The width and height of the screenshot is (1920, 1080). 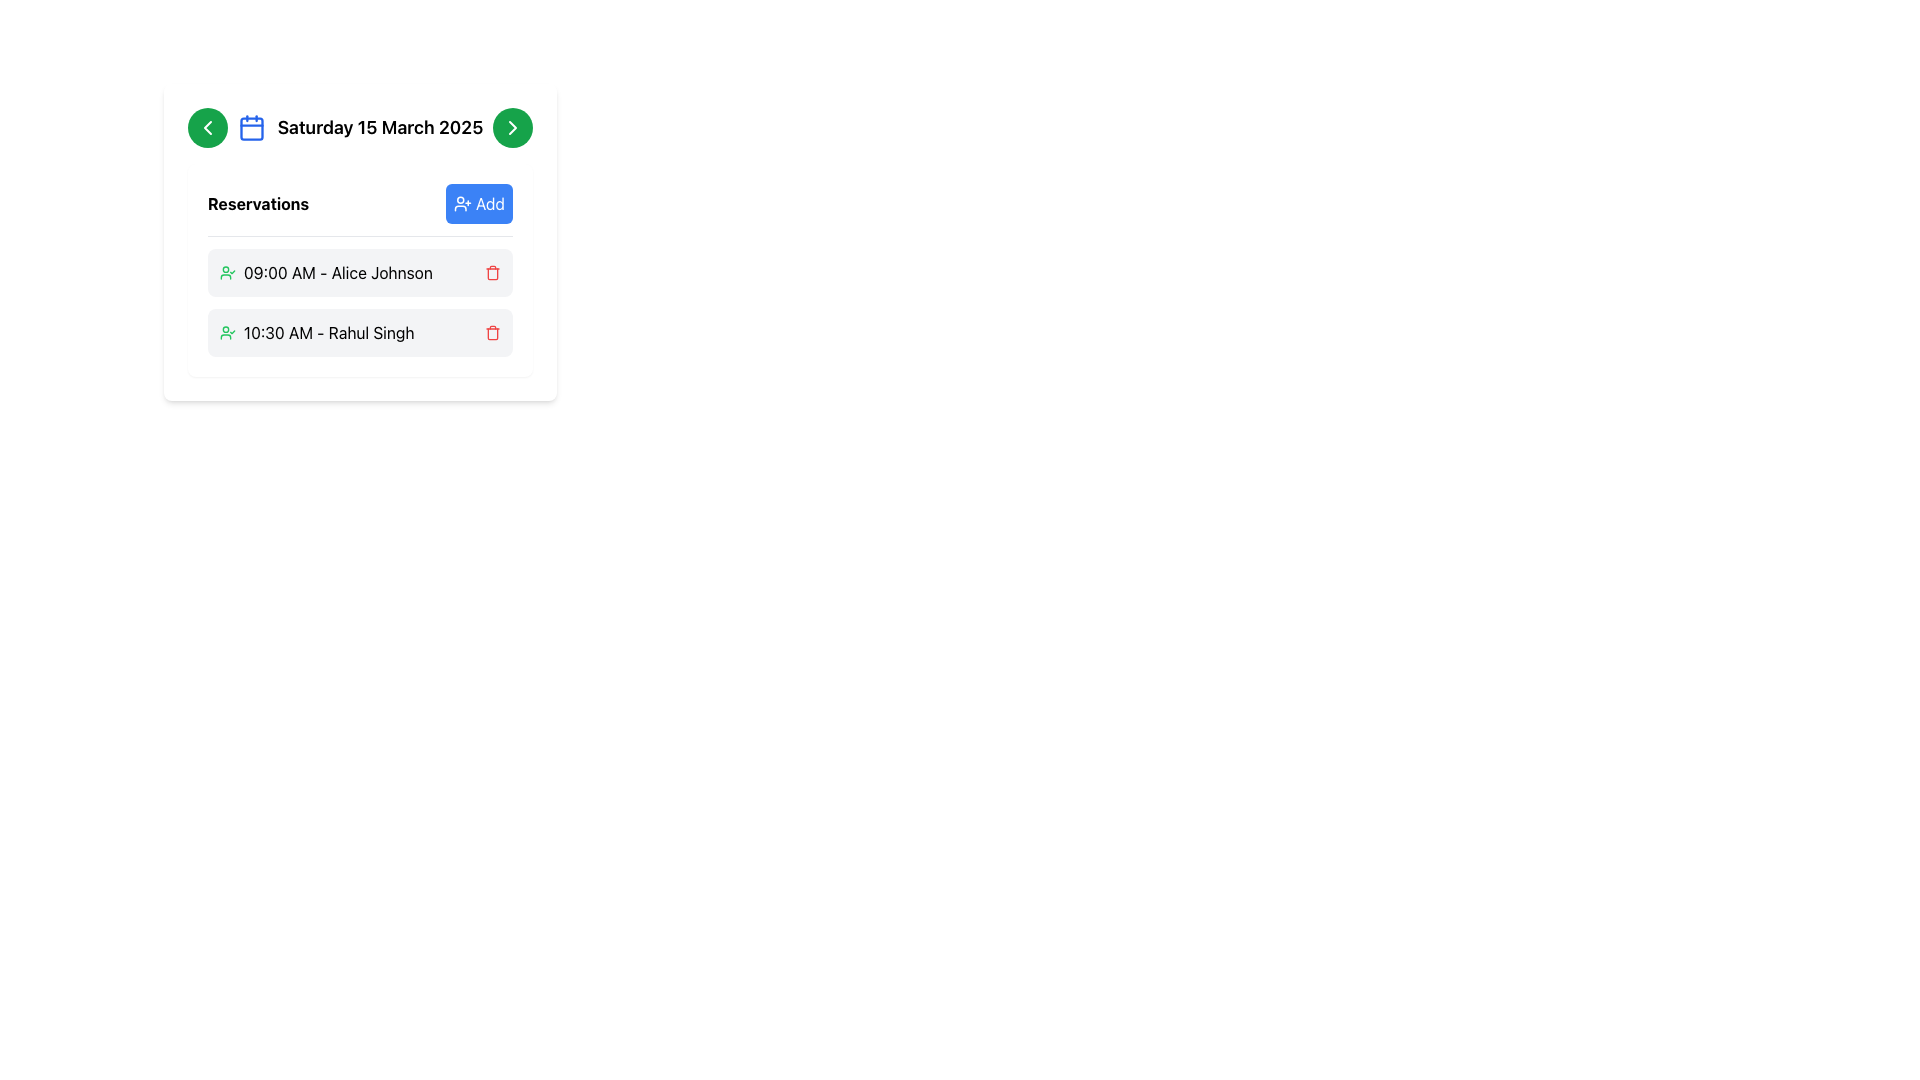 What do you see at coordinates (207, 127) in the screenshot?
I see `the left arrow icon within the green circular button located in the upper-left corner of the header to possibly reveal additional information or a tooltip` at bounding box center [207, 127].